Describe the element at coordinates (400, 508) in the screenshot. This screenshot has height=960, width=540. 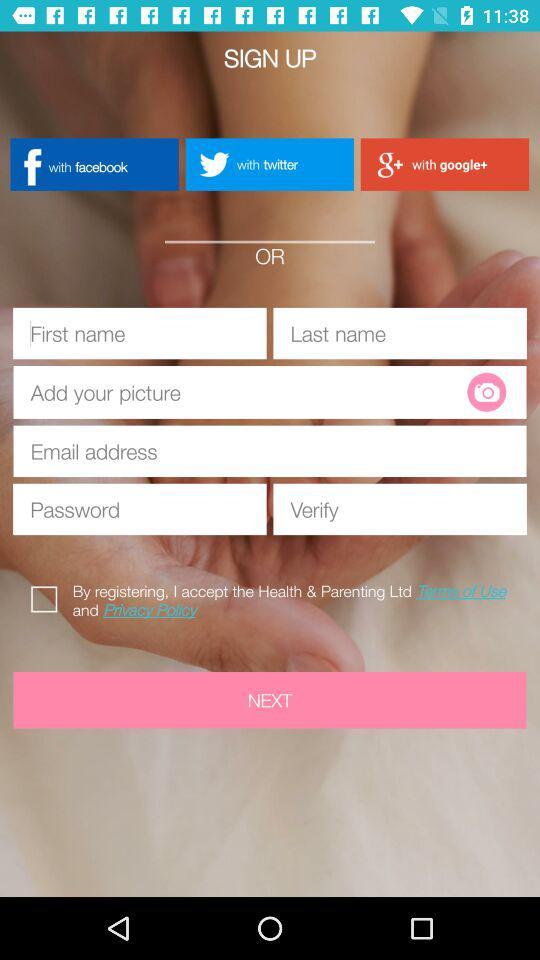
I see `repeat password in this box to verify` at that location.